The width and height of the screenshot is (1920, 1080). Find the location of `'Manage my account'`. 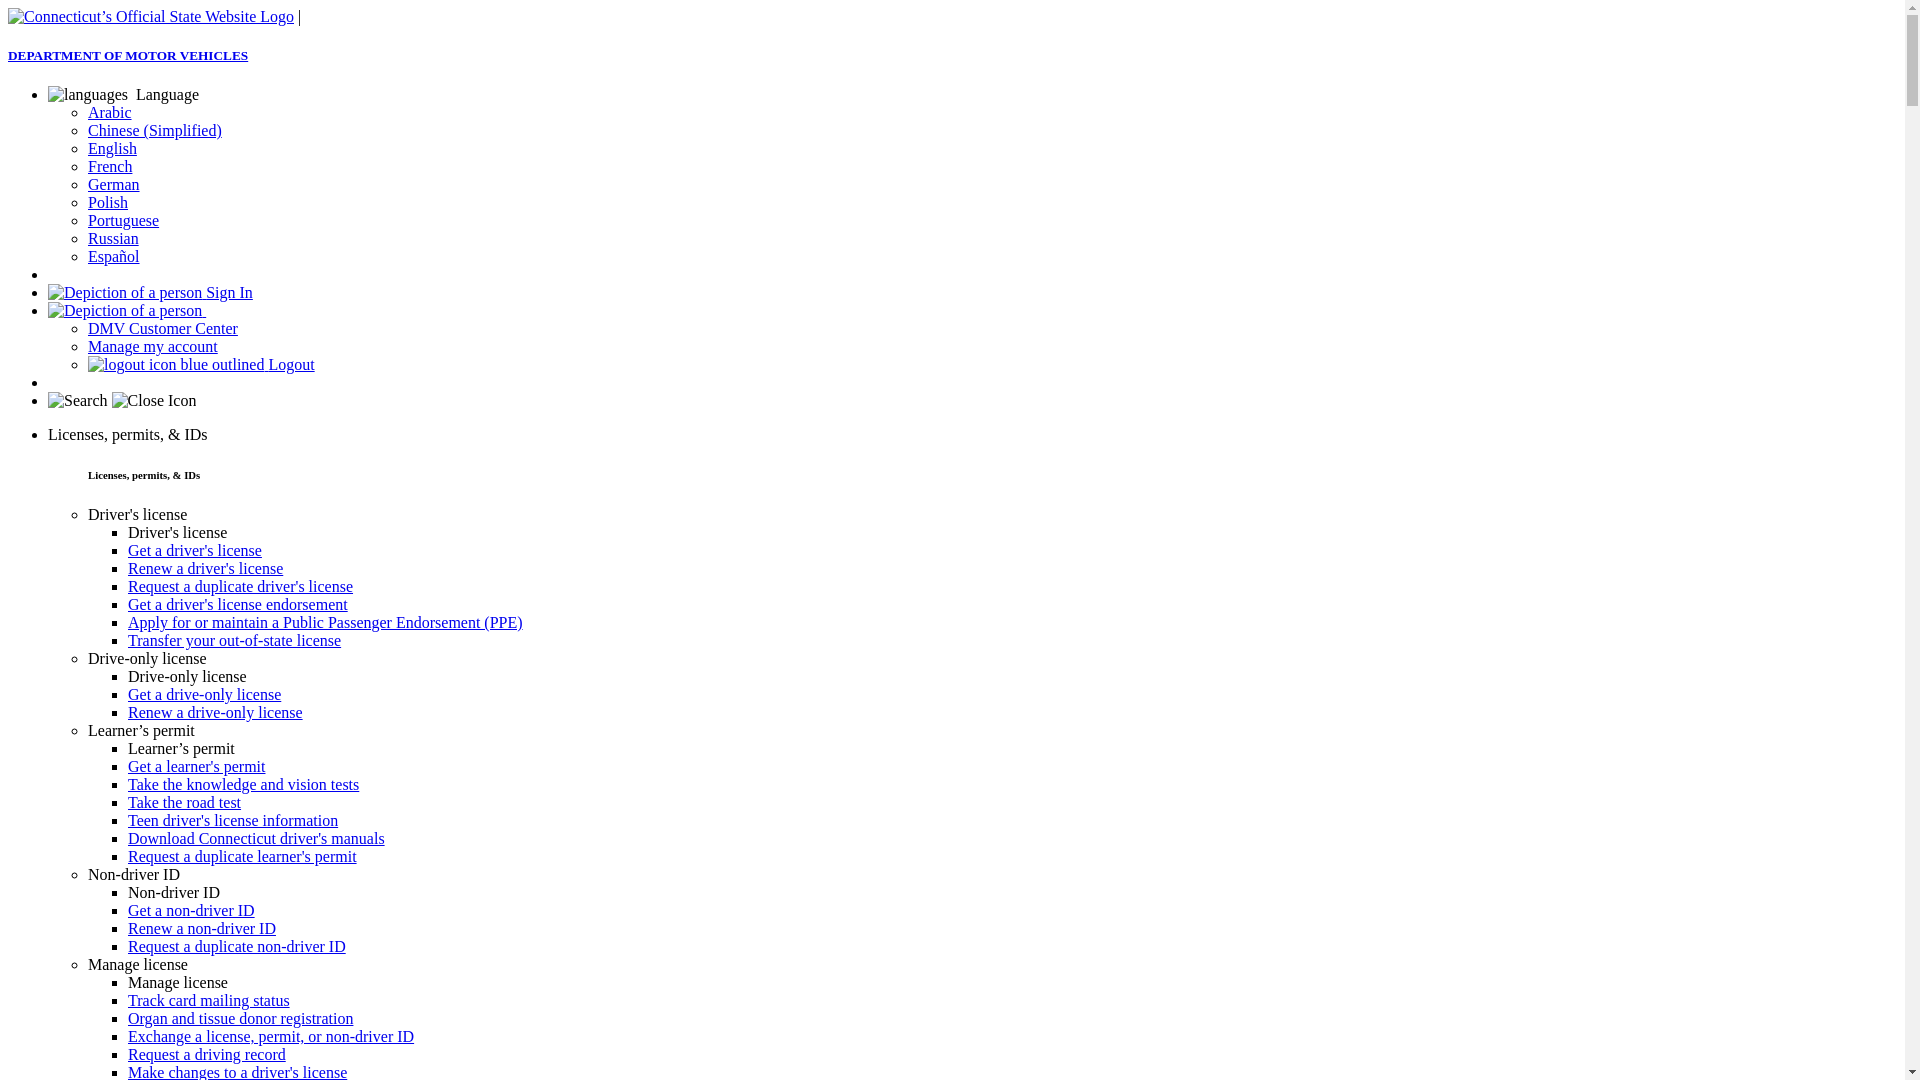

'Manage my account' is located at coordinates (152, 345).